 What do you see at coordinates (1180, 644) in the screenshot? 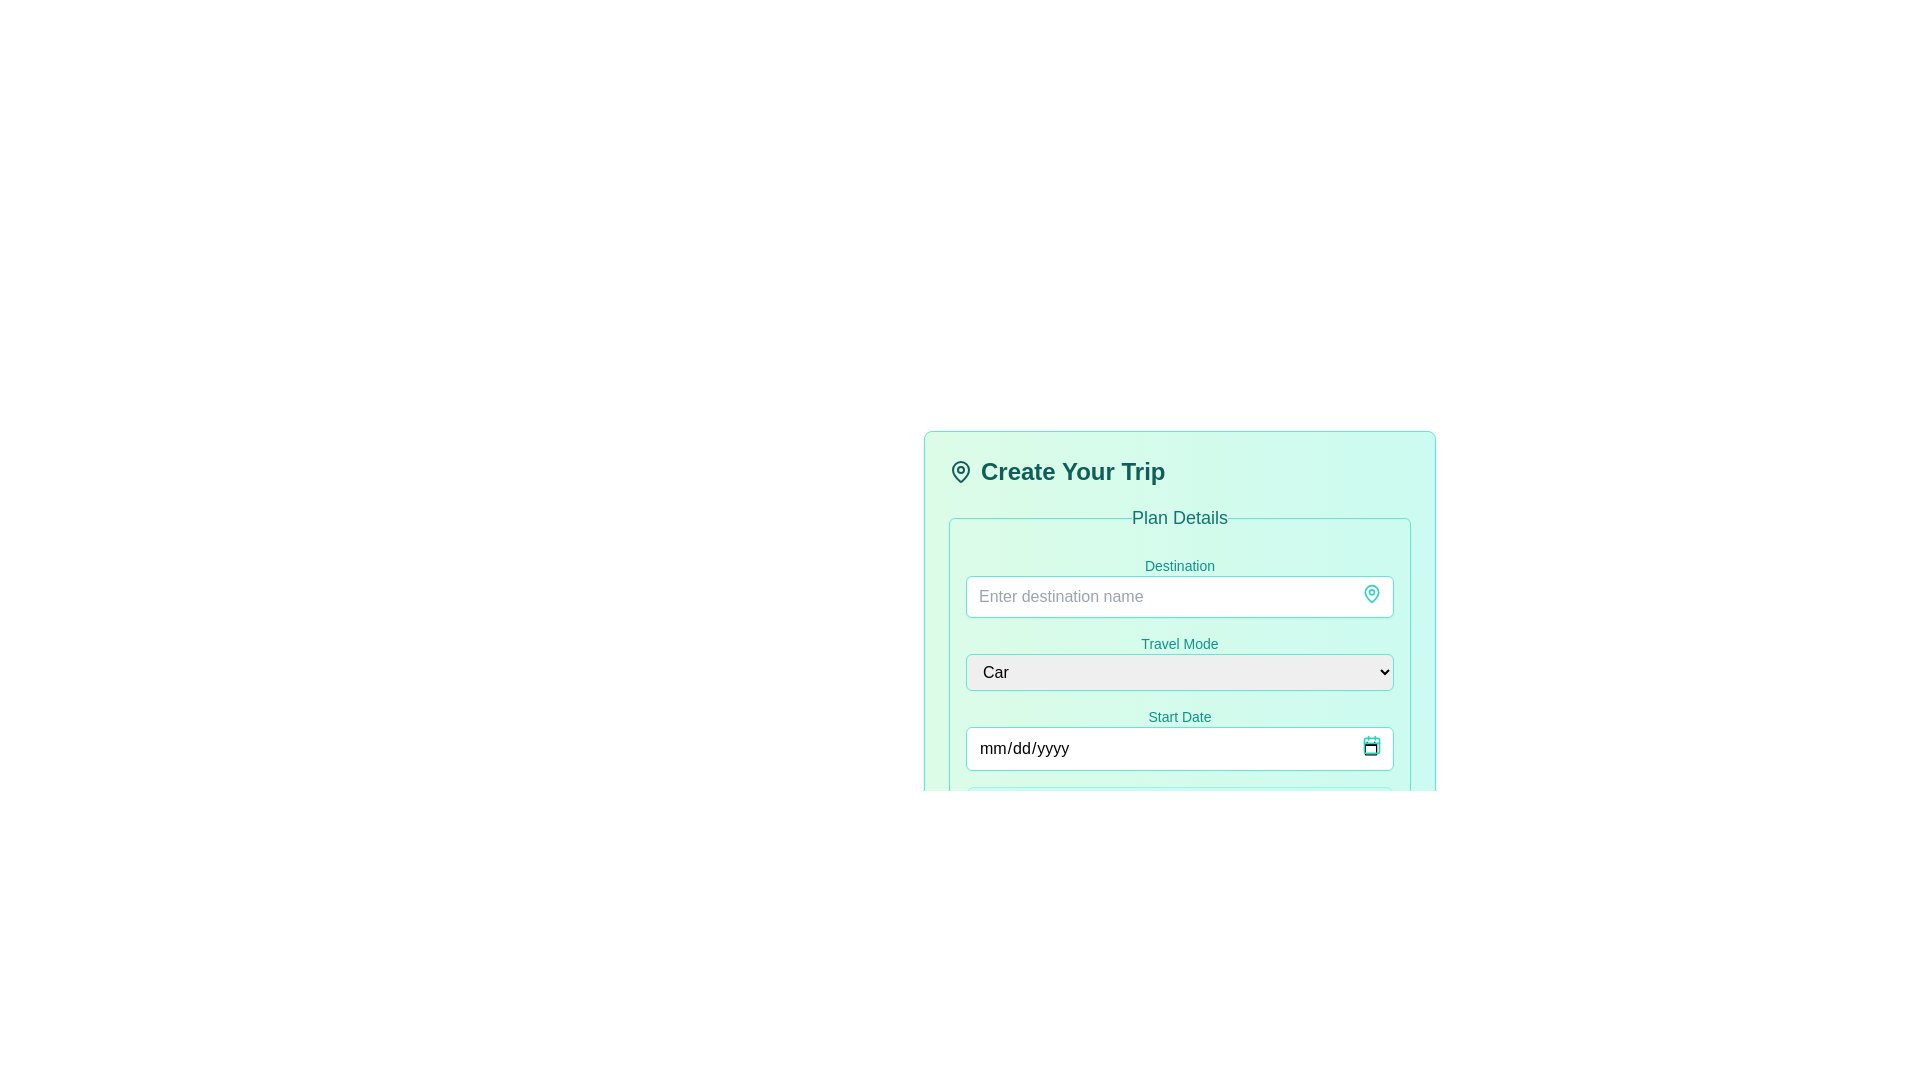
I see `'Travel Mode' label above the dropdown field for selecting travel options in the 'Create Your Trip' form, specifically in the 'Plan Details' section` at bounding box center [1180, 644].